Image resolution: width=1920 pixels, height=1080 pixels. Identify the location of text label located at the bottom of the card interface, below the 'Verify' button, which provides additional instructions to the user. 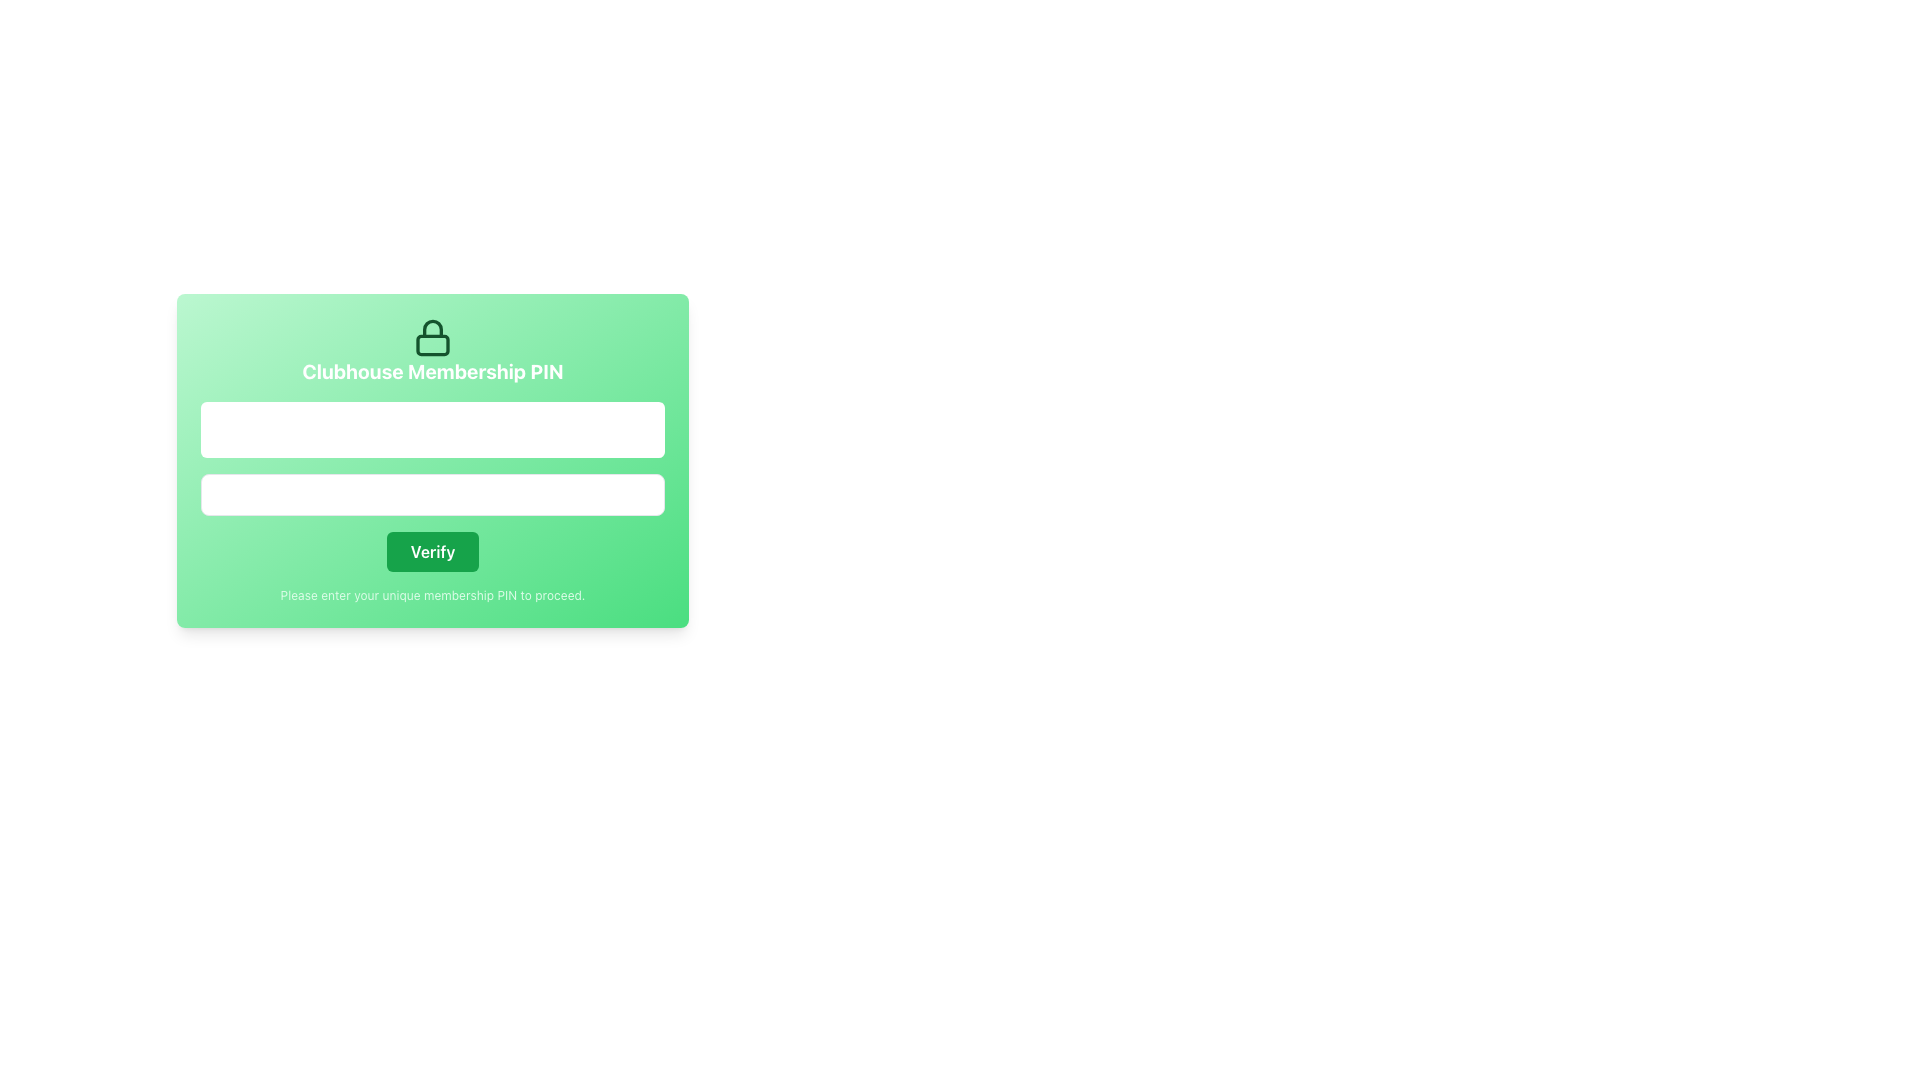
(431, 595).